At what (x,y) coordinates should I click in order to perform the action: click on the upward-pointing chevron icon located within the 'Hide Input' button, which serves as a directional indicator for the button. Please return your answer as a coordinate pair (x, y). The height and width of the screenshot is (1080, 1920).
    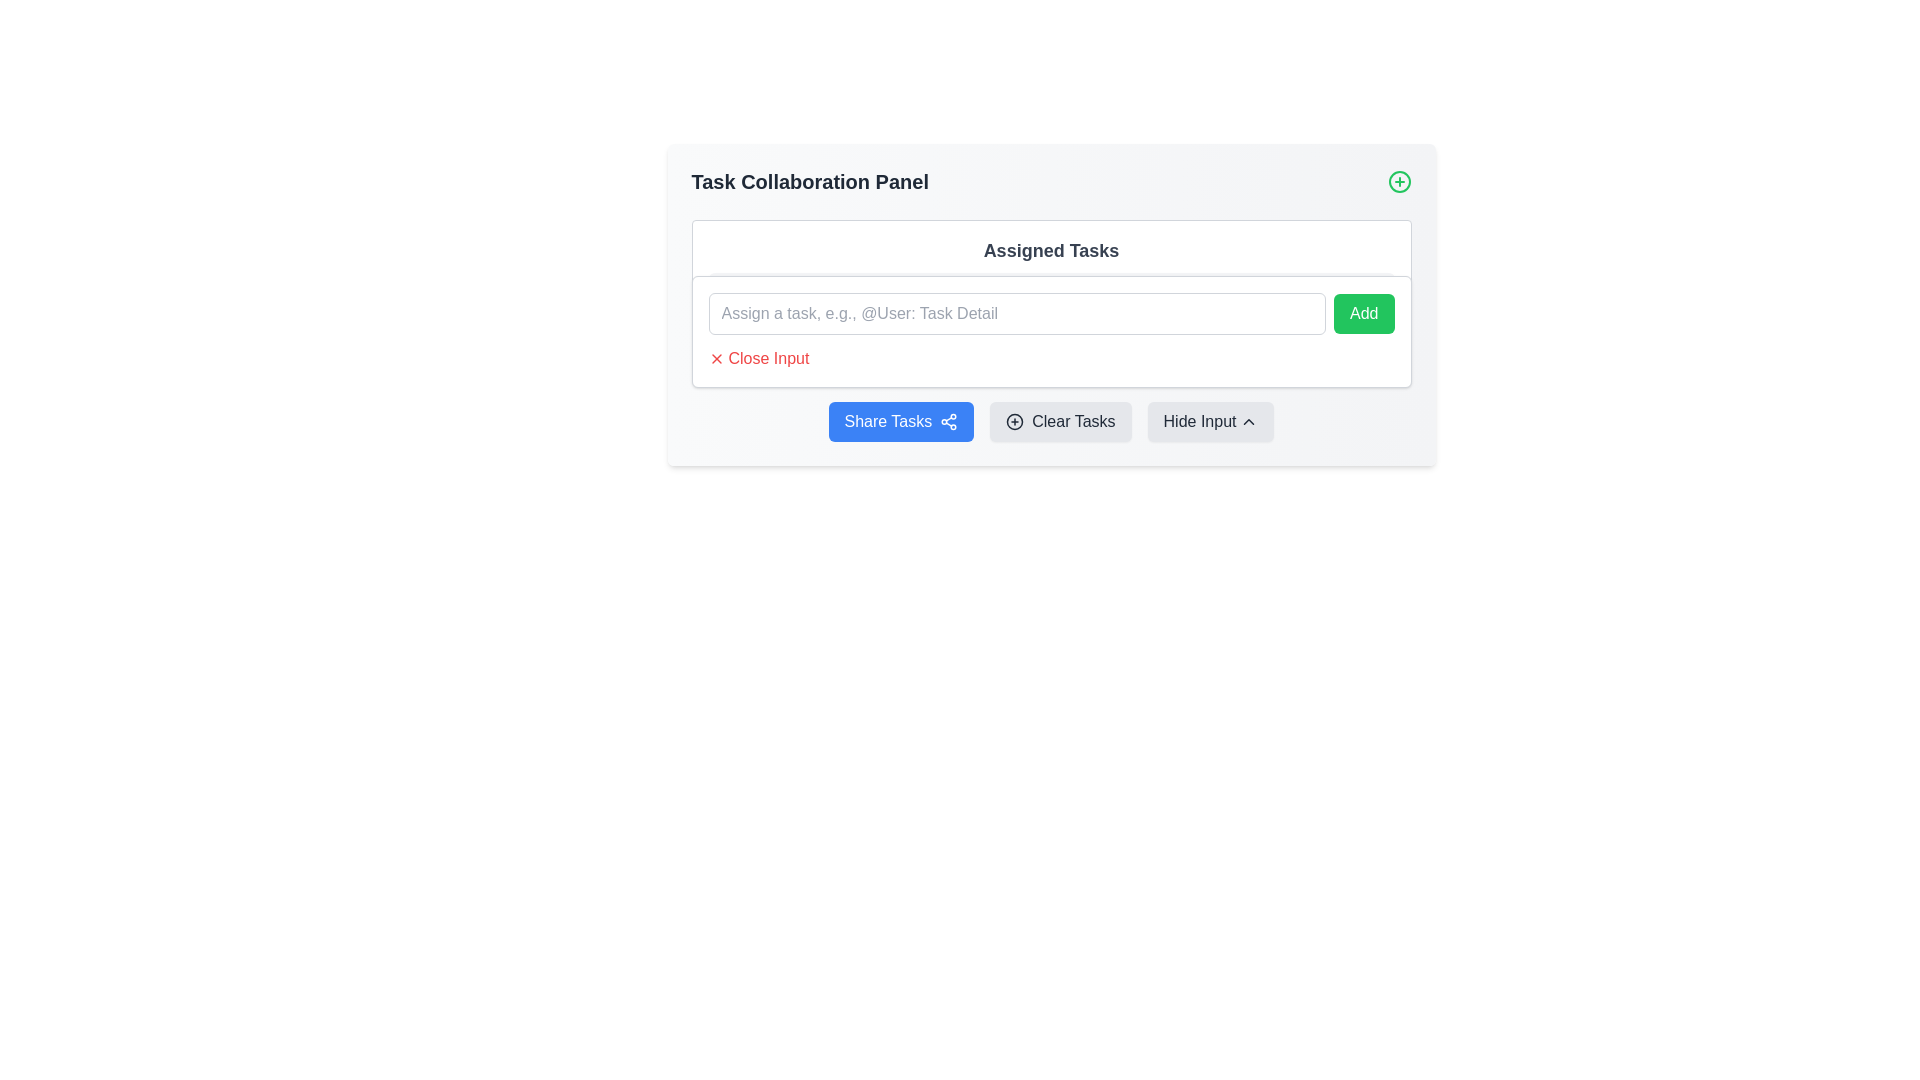
    Looking at the image, I should click on (1248, 420).